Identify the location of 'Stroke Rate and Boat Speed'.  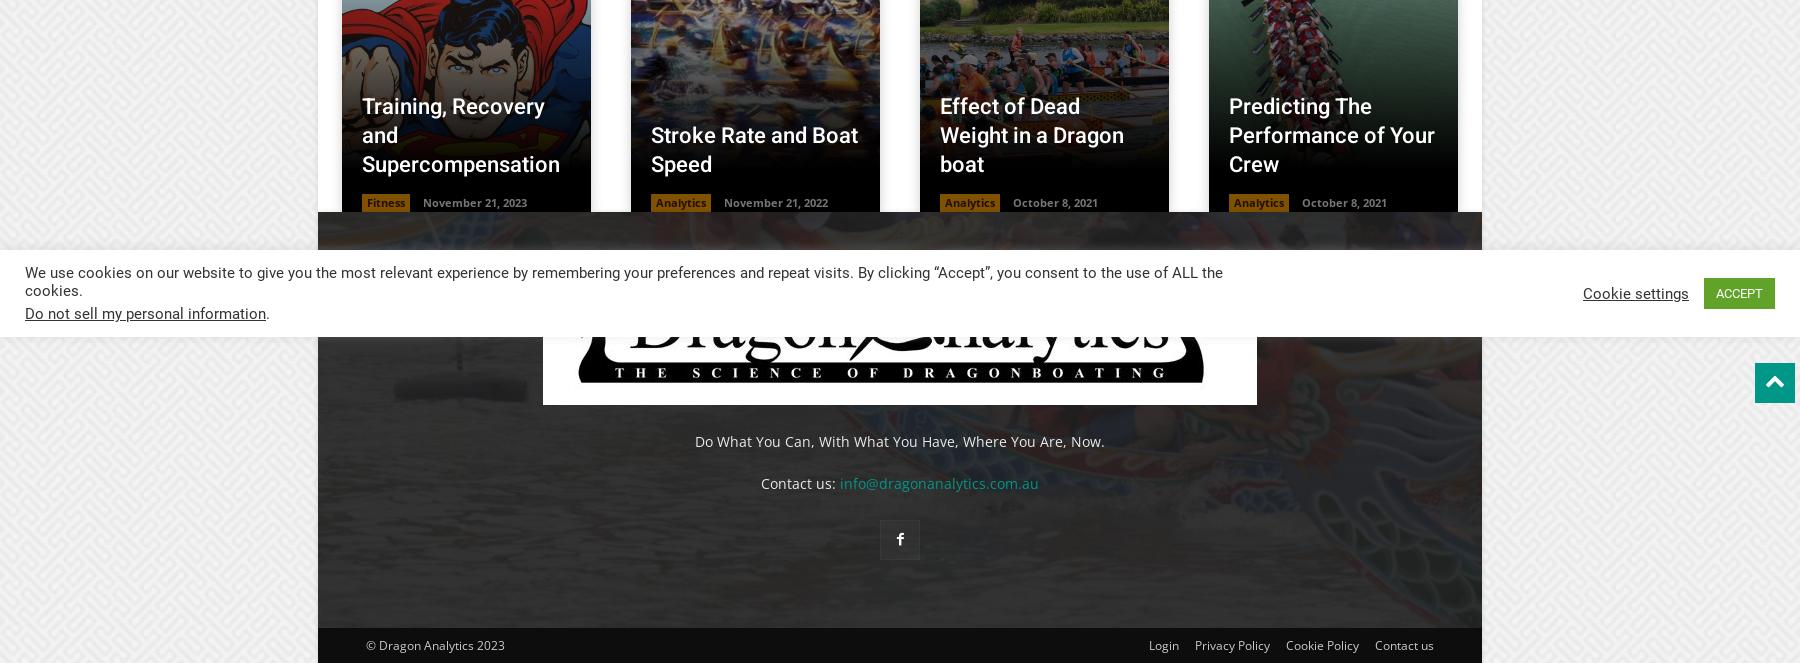
(753, 149).